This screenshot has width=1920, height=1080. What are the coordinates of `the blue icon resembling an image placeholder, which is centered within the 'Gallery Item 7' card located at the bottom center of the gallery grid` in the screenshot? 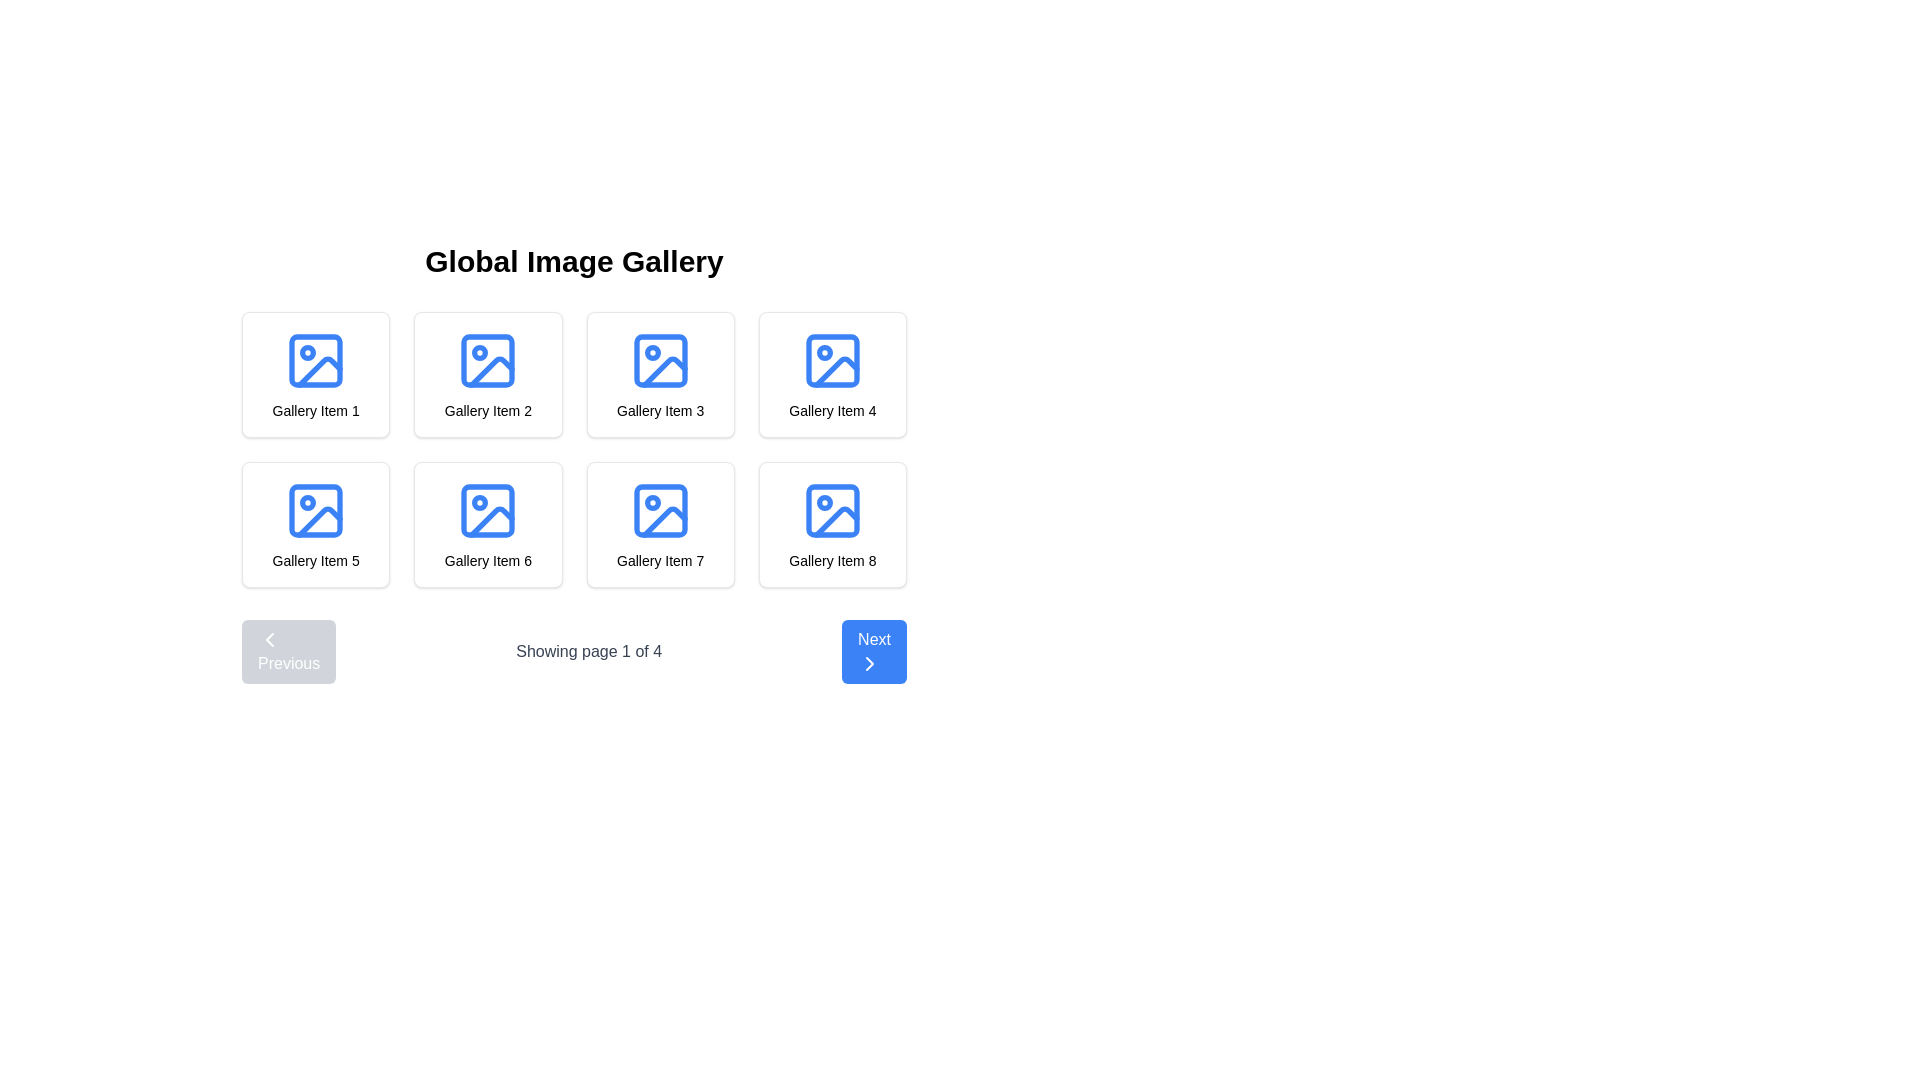 It's located at (660, 509).